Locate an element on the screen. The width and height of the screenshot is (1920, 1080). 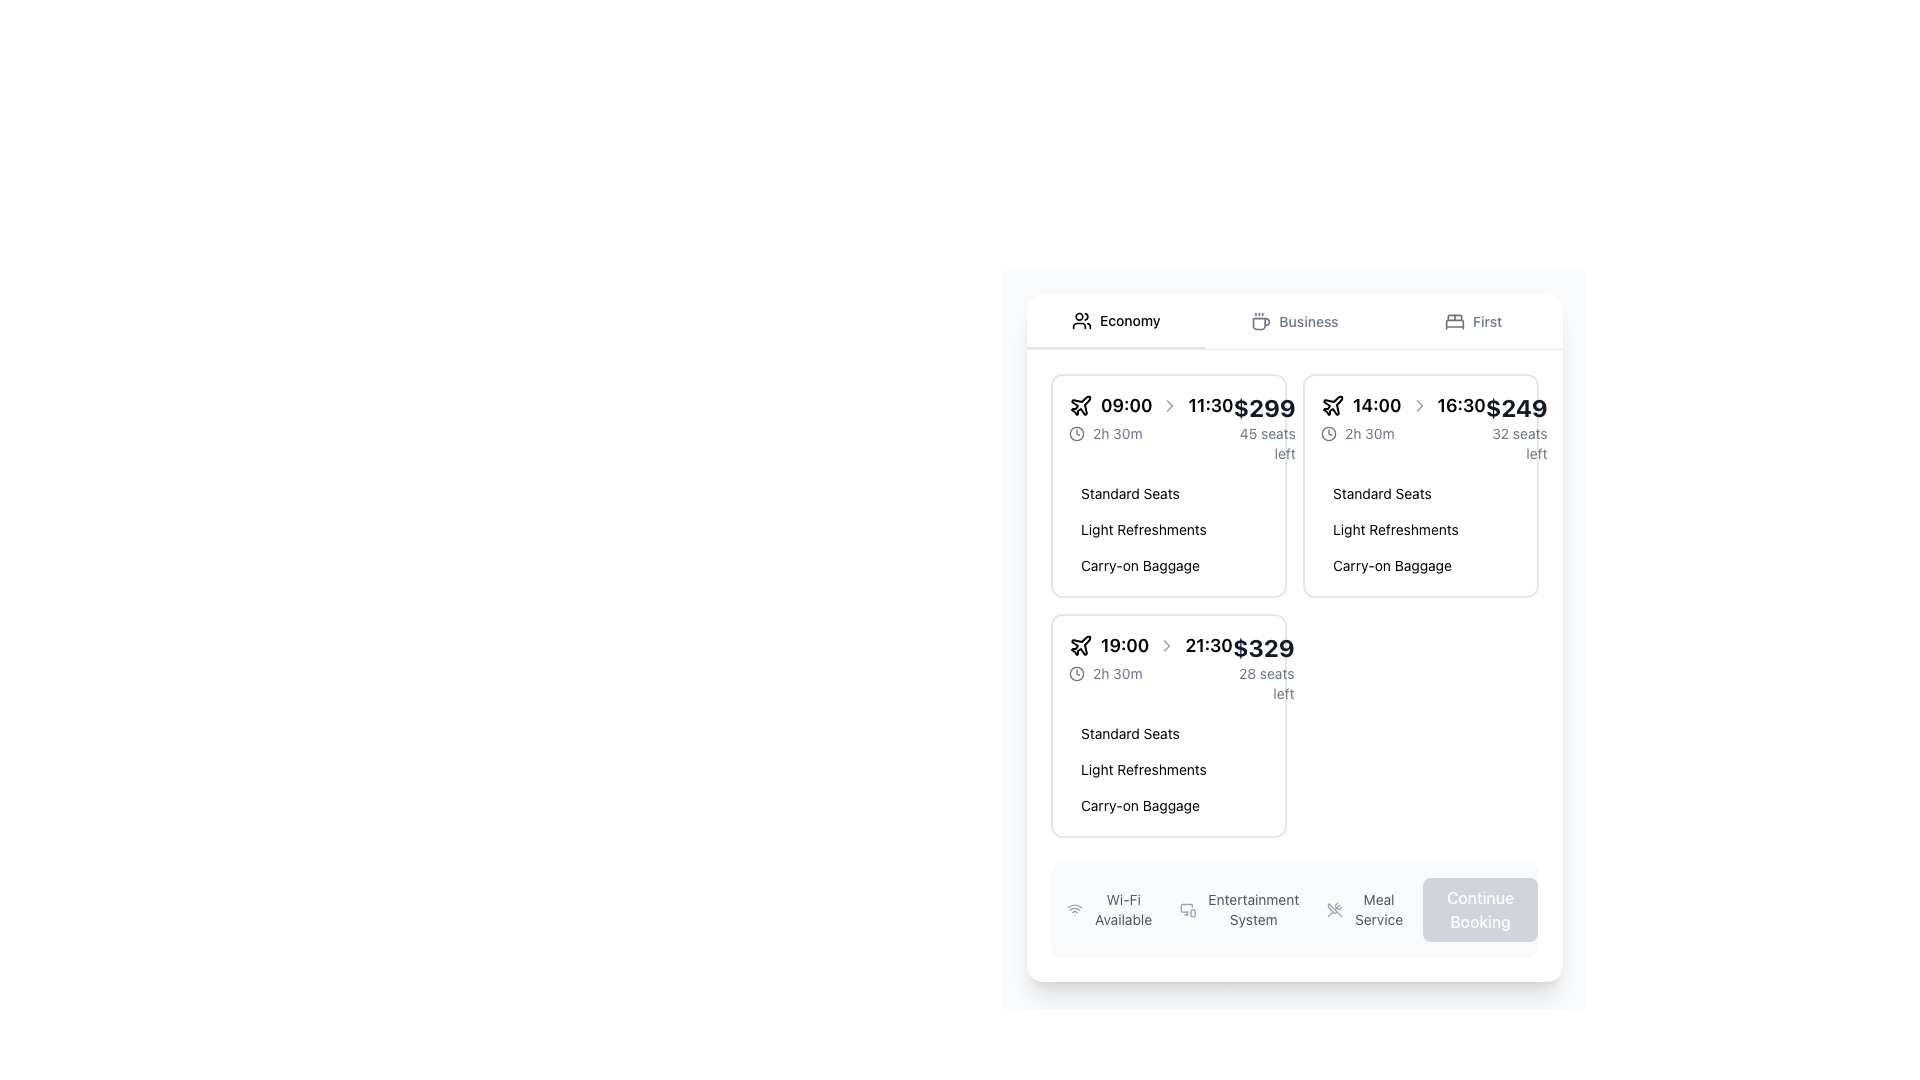
the chevron icon pointing to the right, which is styled with a gray outline and is located between the start time '19:00' and the end time '21:30' in the time information row is located at coordinates (1167, 645).